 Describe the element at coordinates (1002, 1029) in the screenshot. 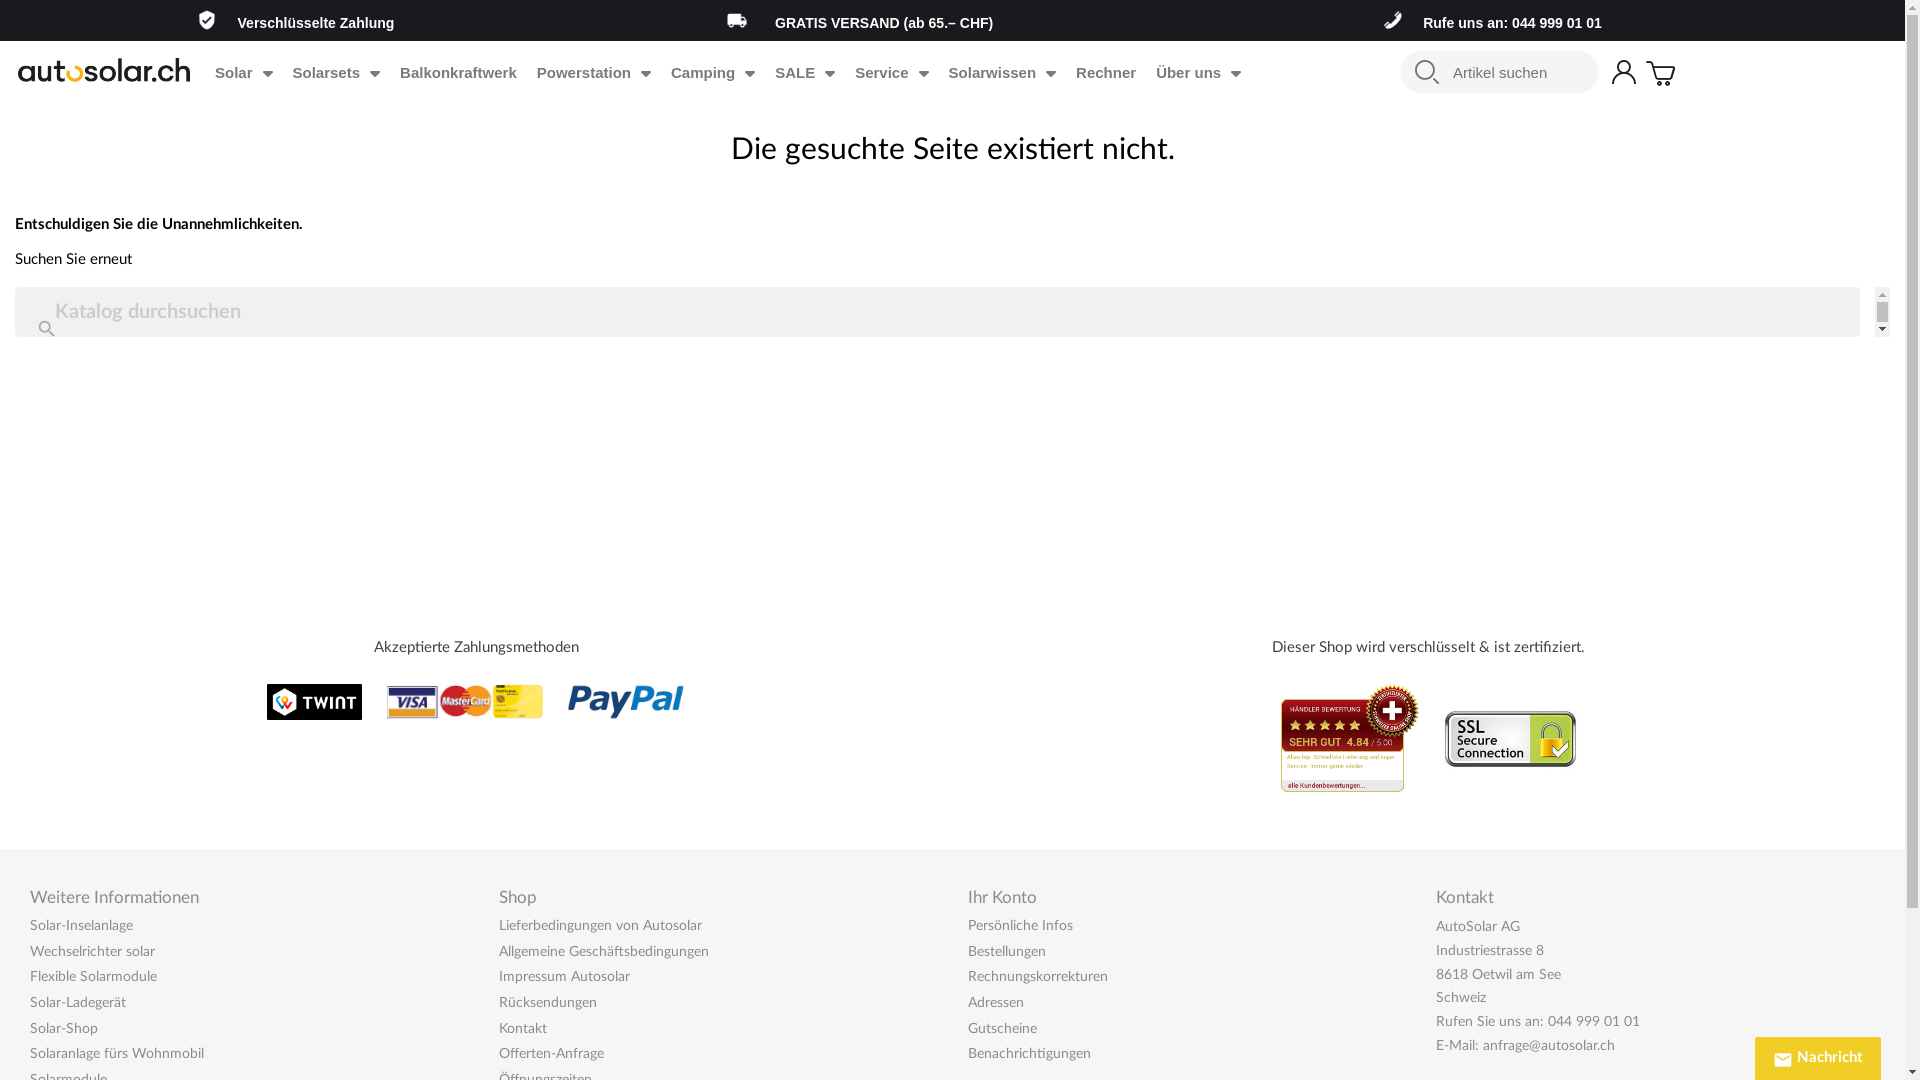

I see `'Gutscheine'` at that location.